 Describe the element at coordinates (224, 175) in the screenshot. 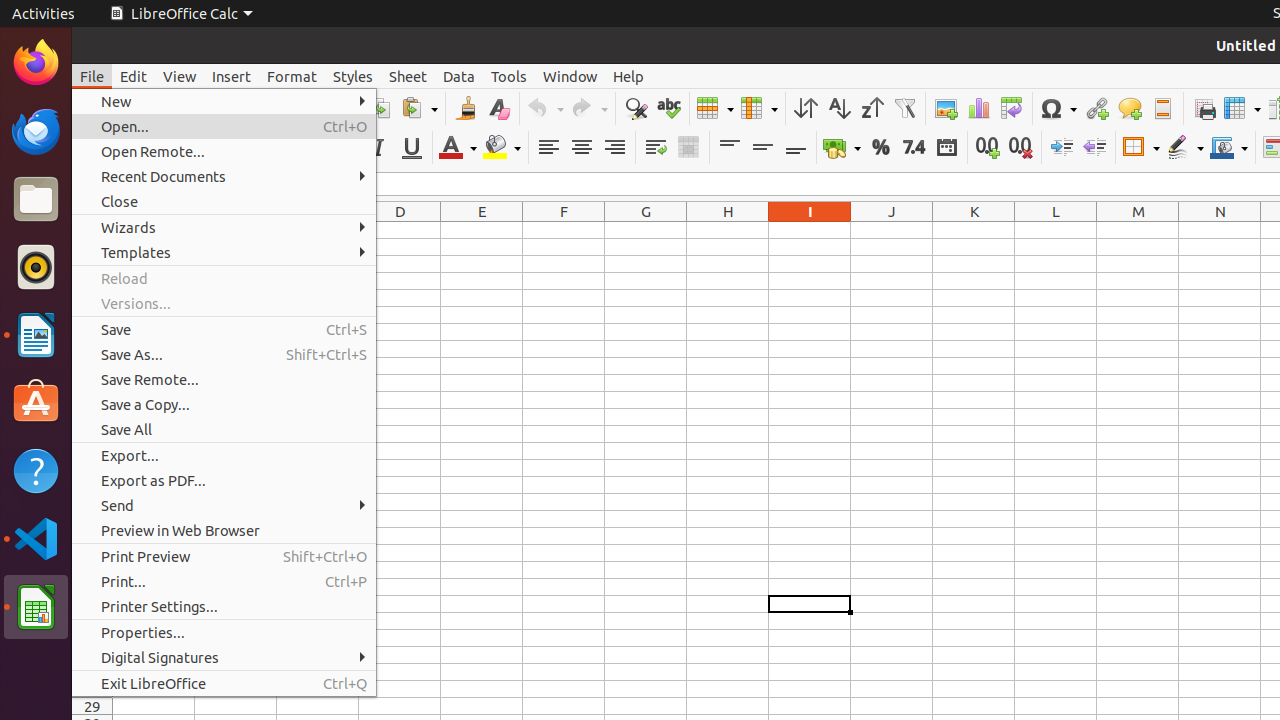

I see `'Recent Documents'` at that location.